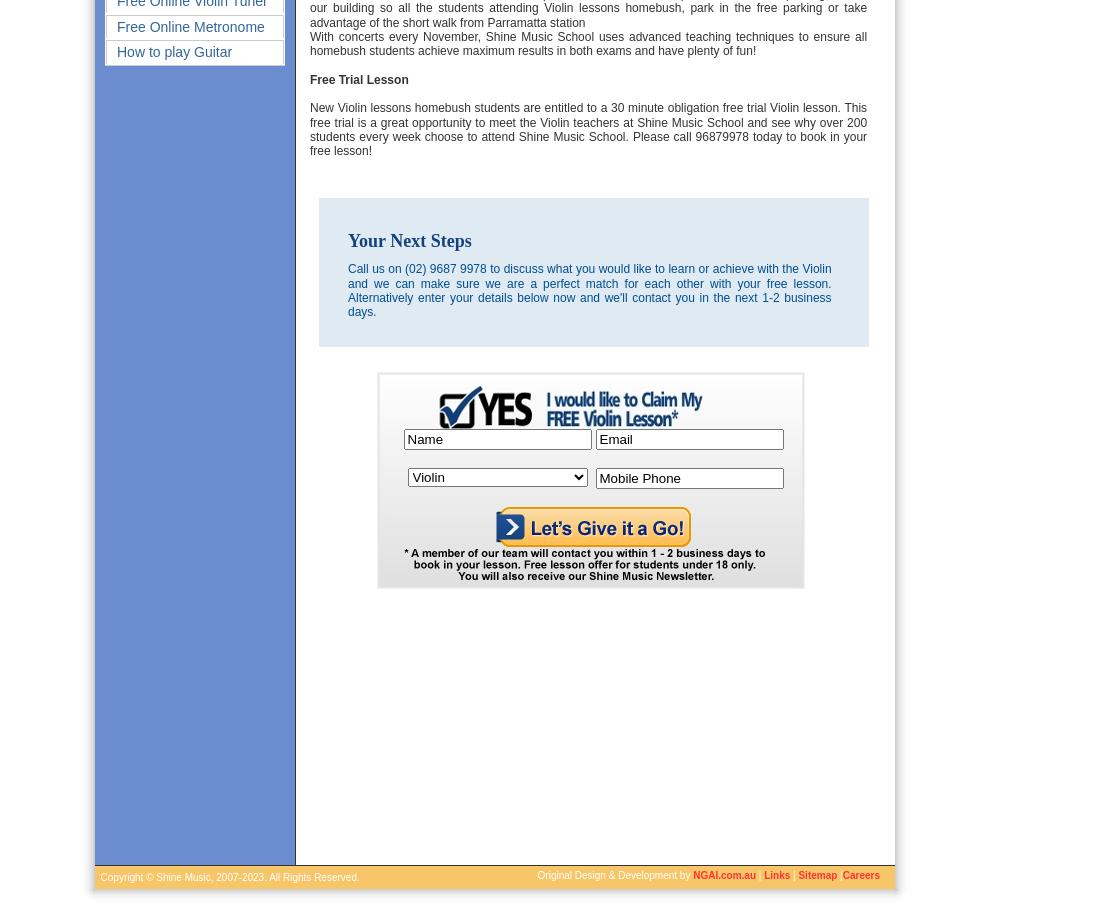 Image resolution: width=1100 pixels, height=908 pixels. Describe the element at coordinates (537, 875) in the screenshot. I see `'Original Design & Development by'` at that location.